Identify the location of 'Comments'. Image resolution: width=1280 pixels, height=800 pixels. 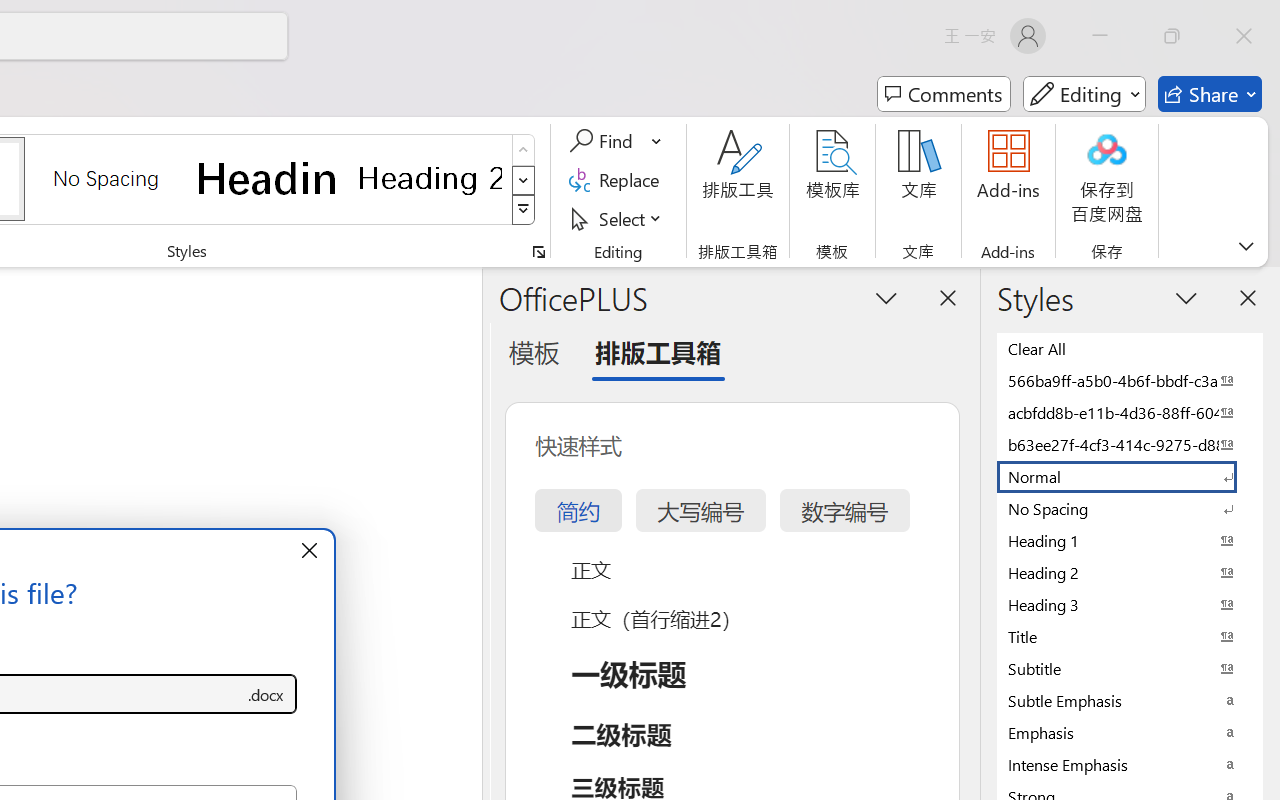
(943, 94).